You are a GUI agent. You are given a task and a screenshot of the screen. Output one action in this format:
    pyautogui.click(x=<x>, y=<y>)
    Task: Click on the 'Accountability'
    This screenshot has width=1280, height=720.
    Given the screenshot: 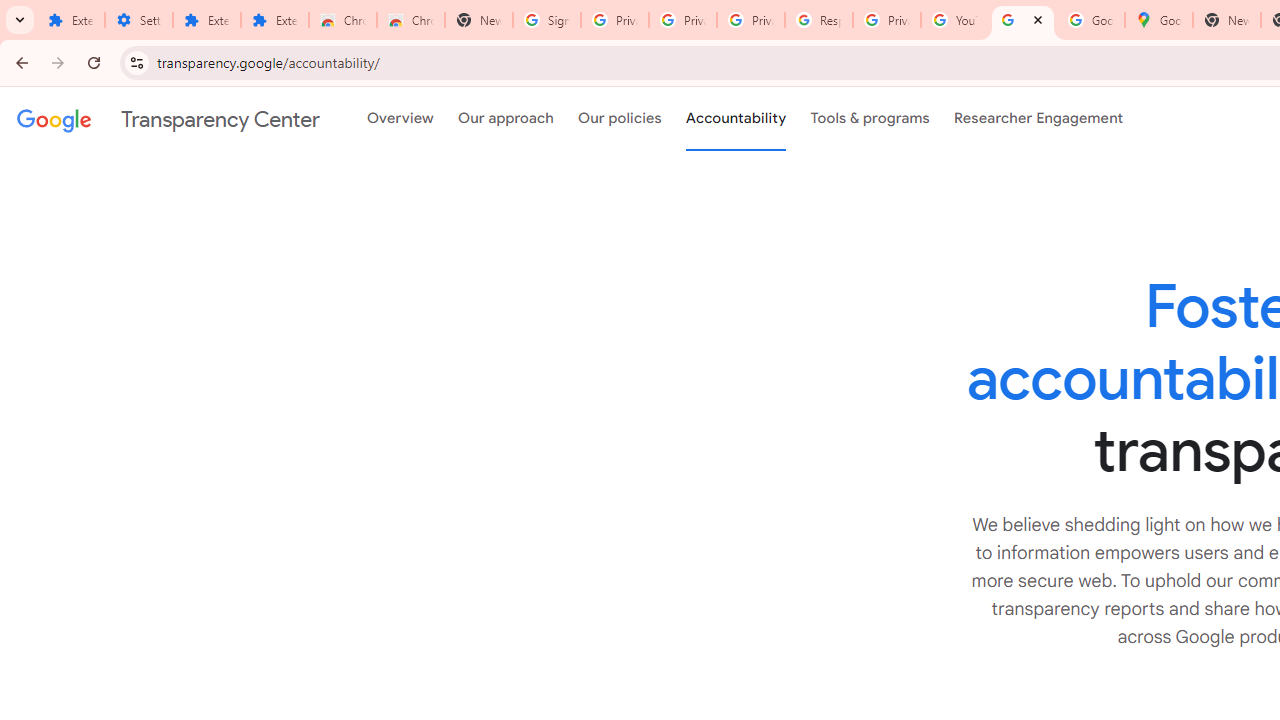 What is the action you would take?
    pyautogui.click(x=735, y=119)
    